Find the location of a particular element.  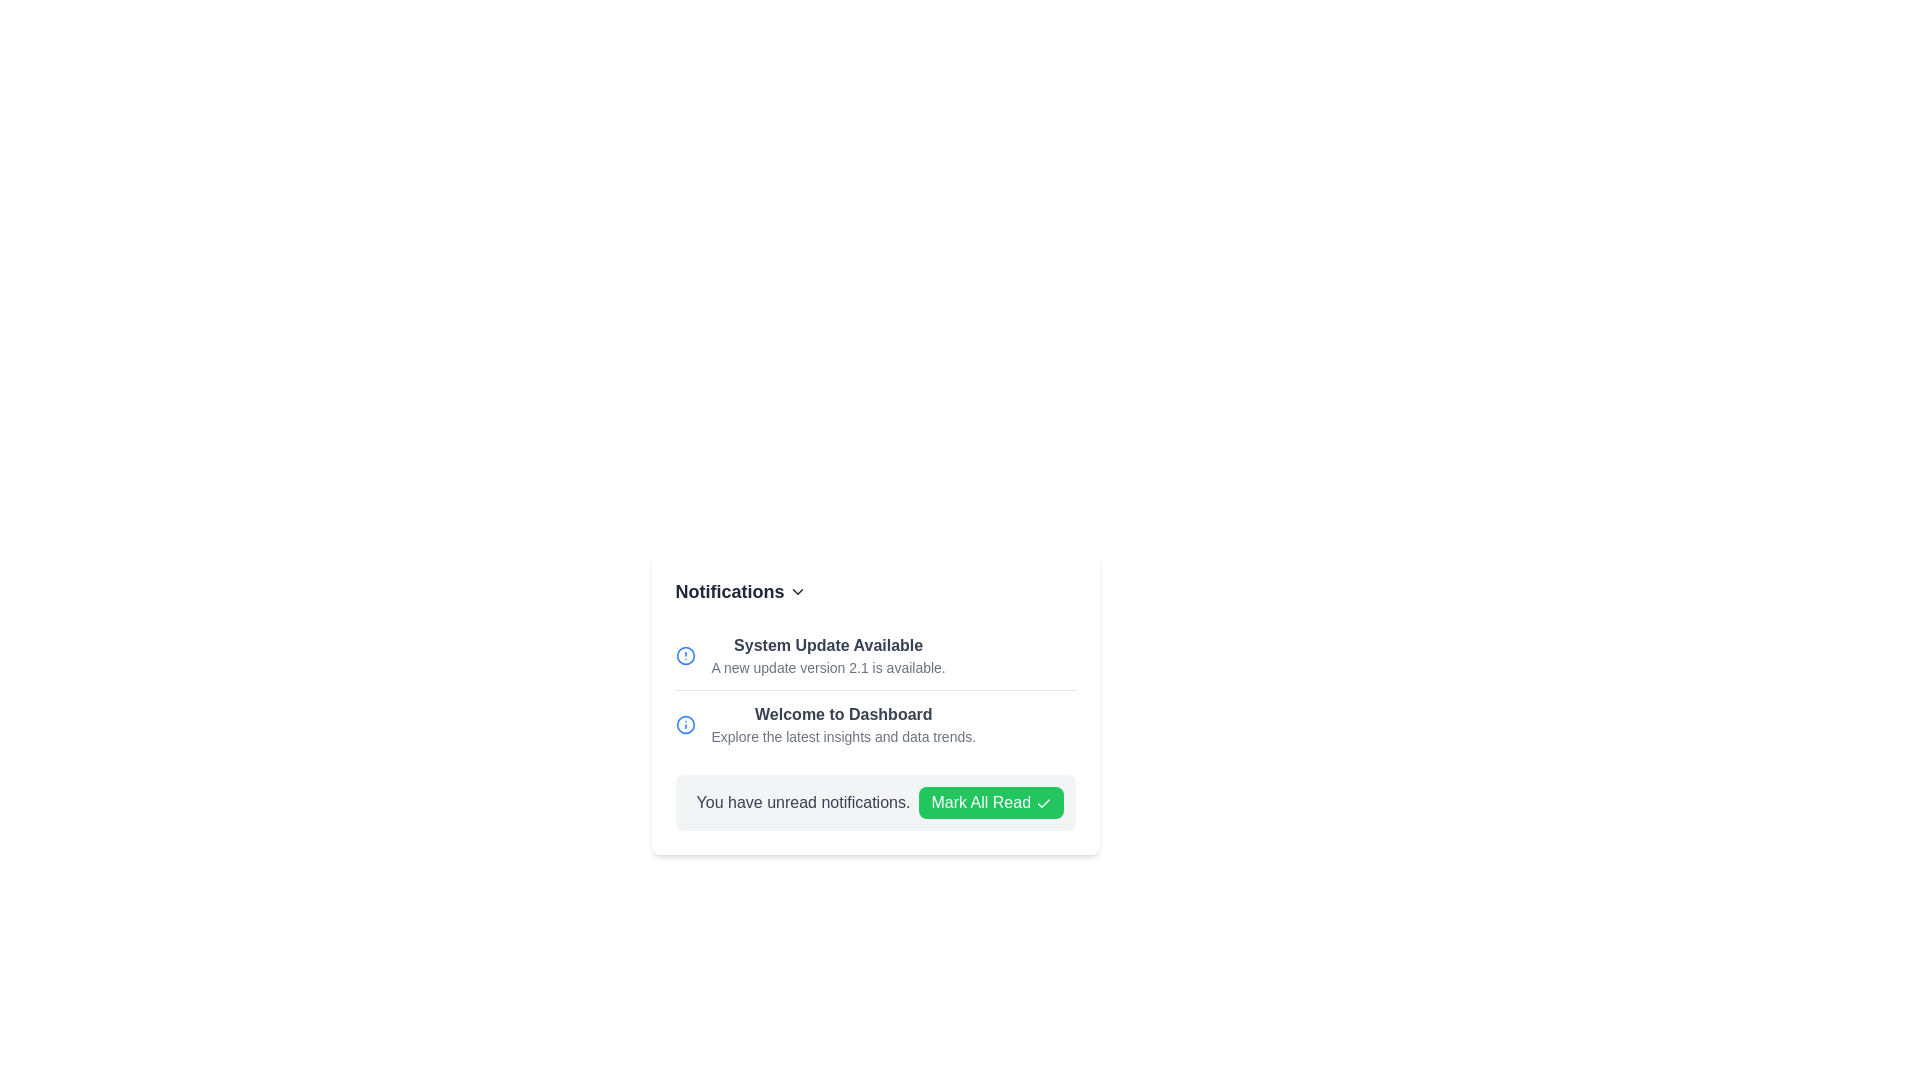

the text providing additional information about the new version 2.1 update, located beneath the heading 'System Update Available' within the notification card is located at coordinates (828, 667).